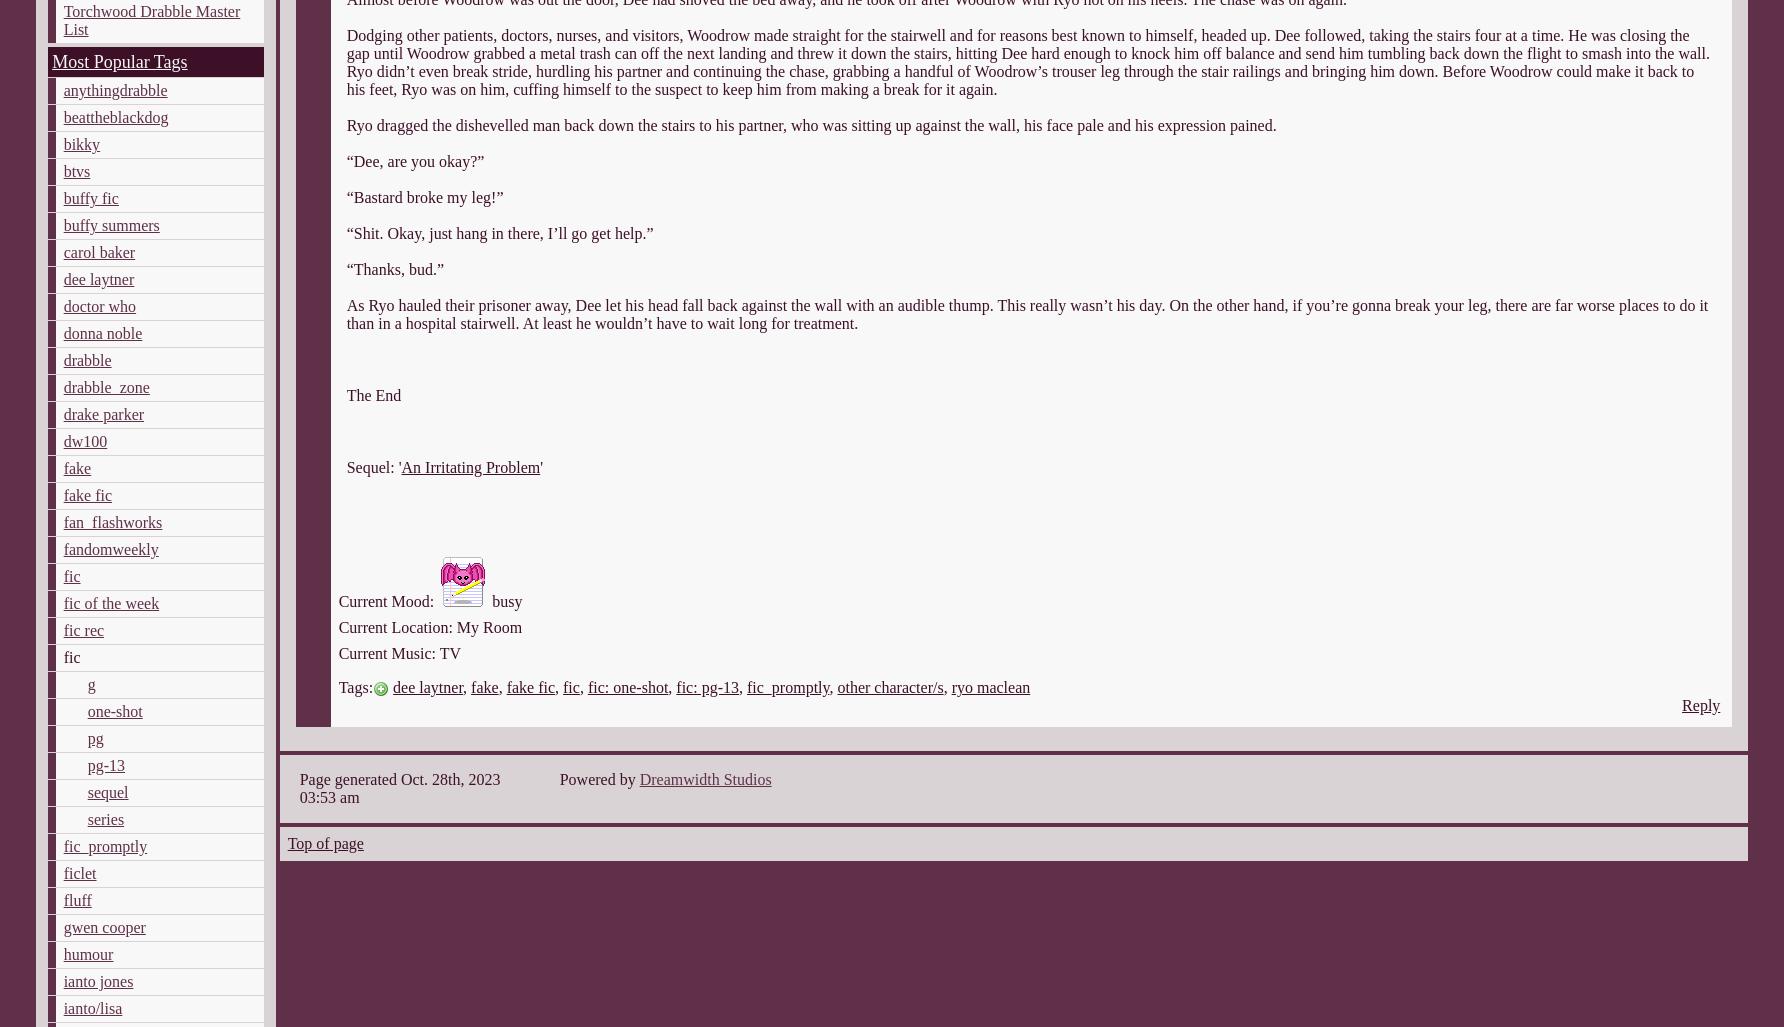 This screenshot has height=1027, width=1784. I want to click on 'ficlet', so click(62, 872).